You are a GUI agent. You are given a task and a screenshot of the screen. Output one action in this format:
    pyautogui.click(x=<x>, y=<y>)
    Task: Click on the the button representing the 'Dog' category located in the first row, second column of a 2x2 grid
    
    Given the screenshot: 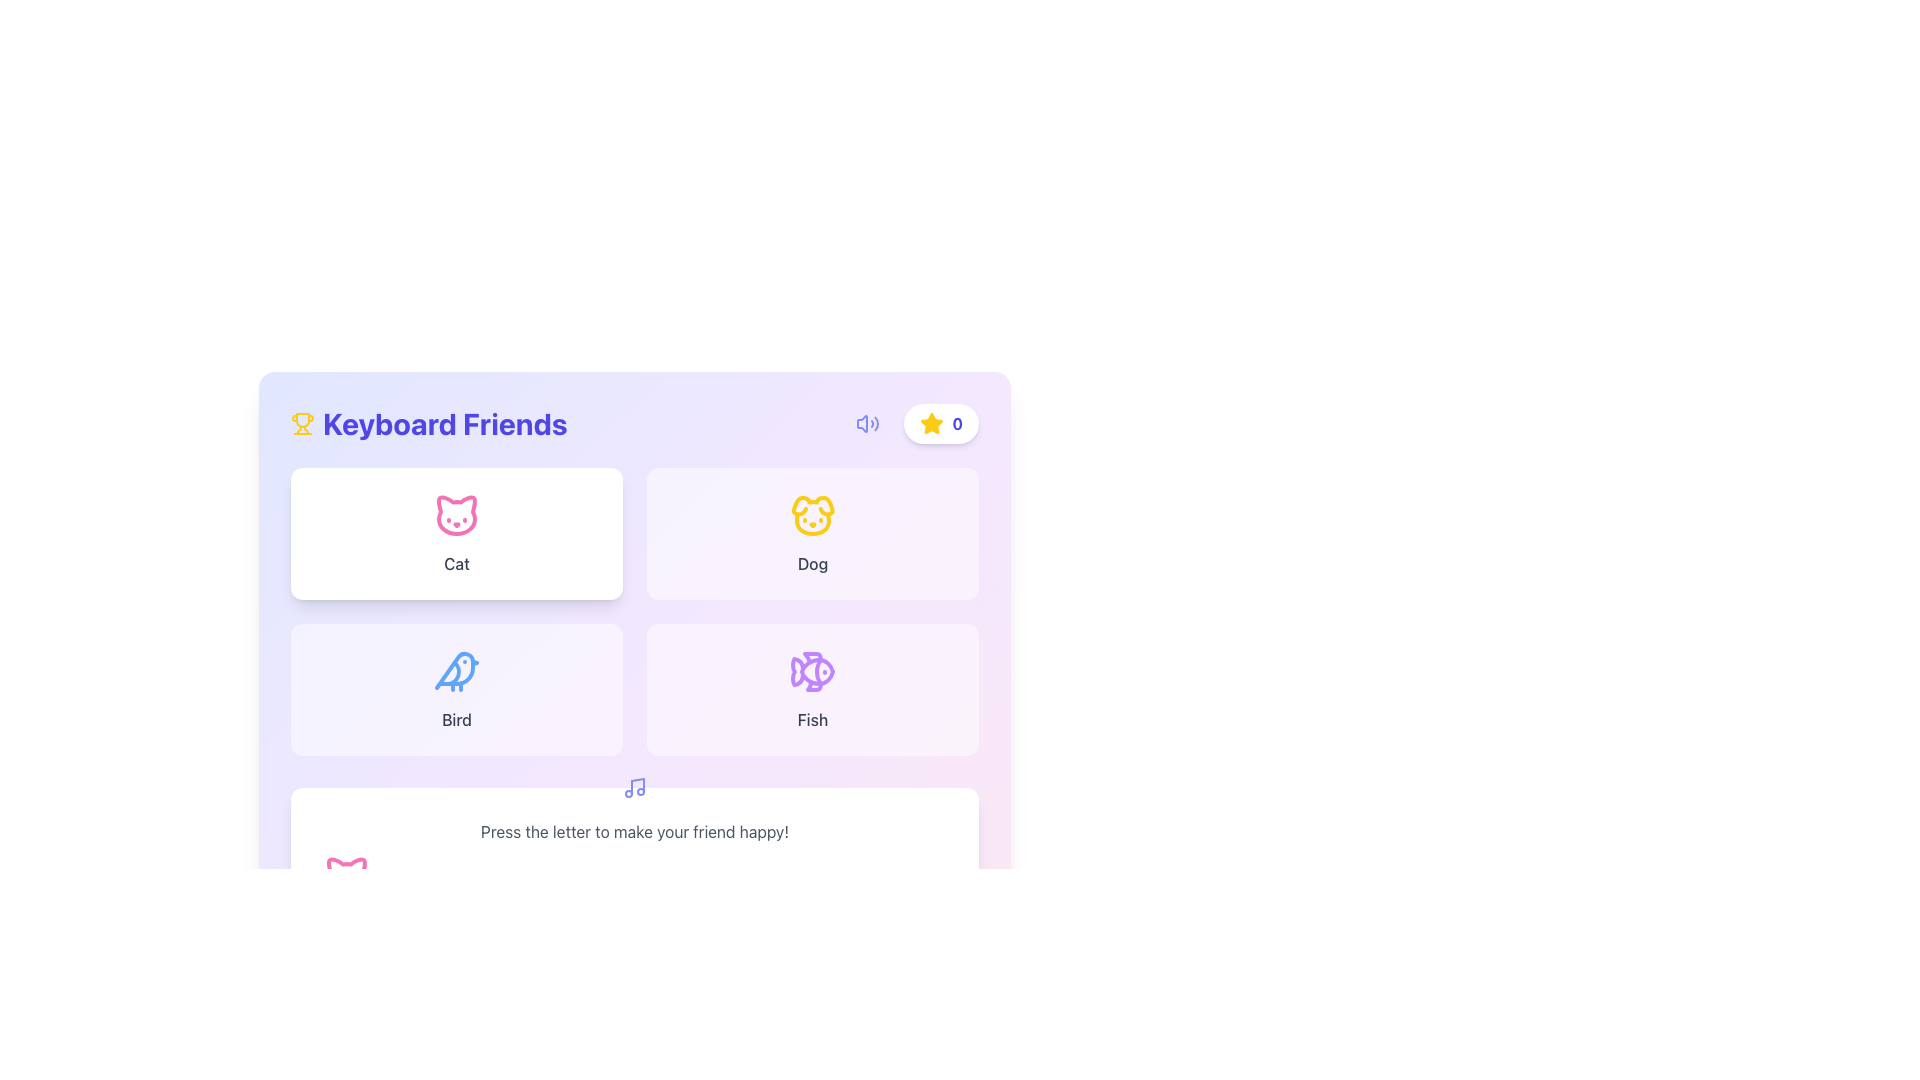 What is the action you would take?
    pyautogui.click(x=812, y=532)
    